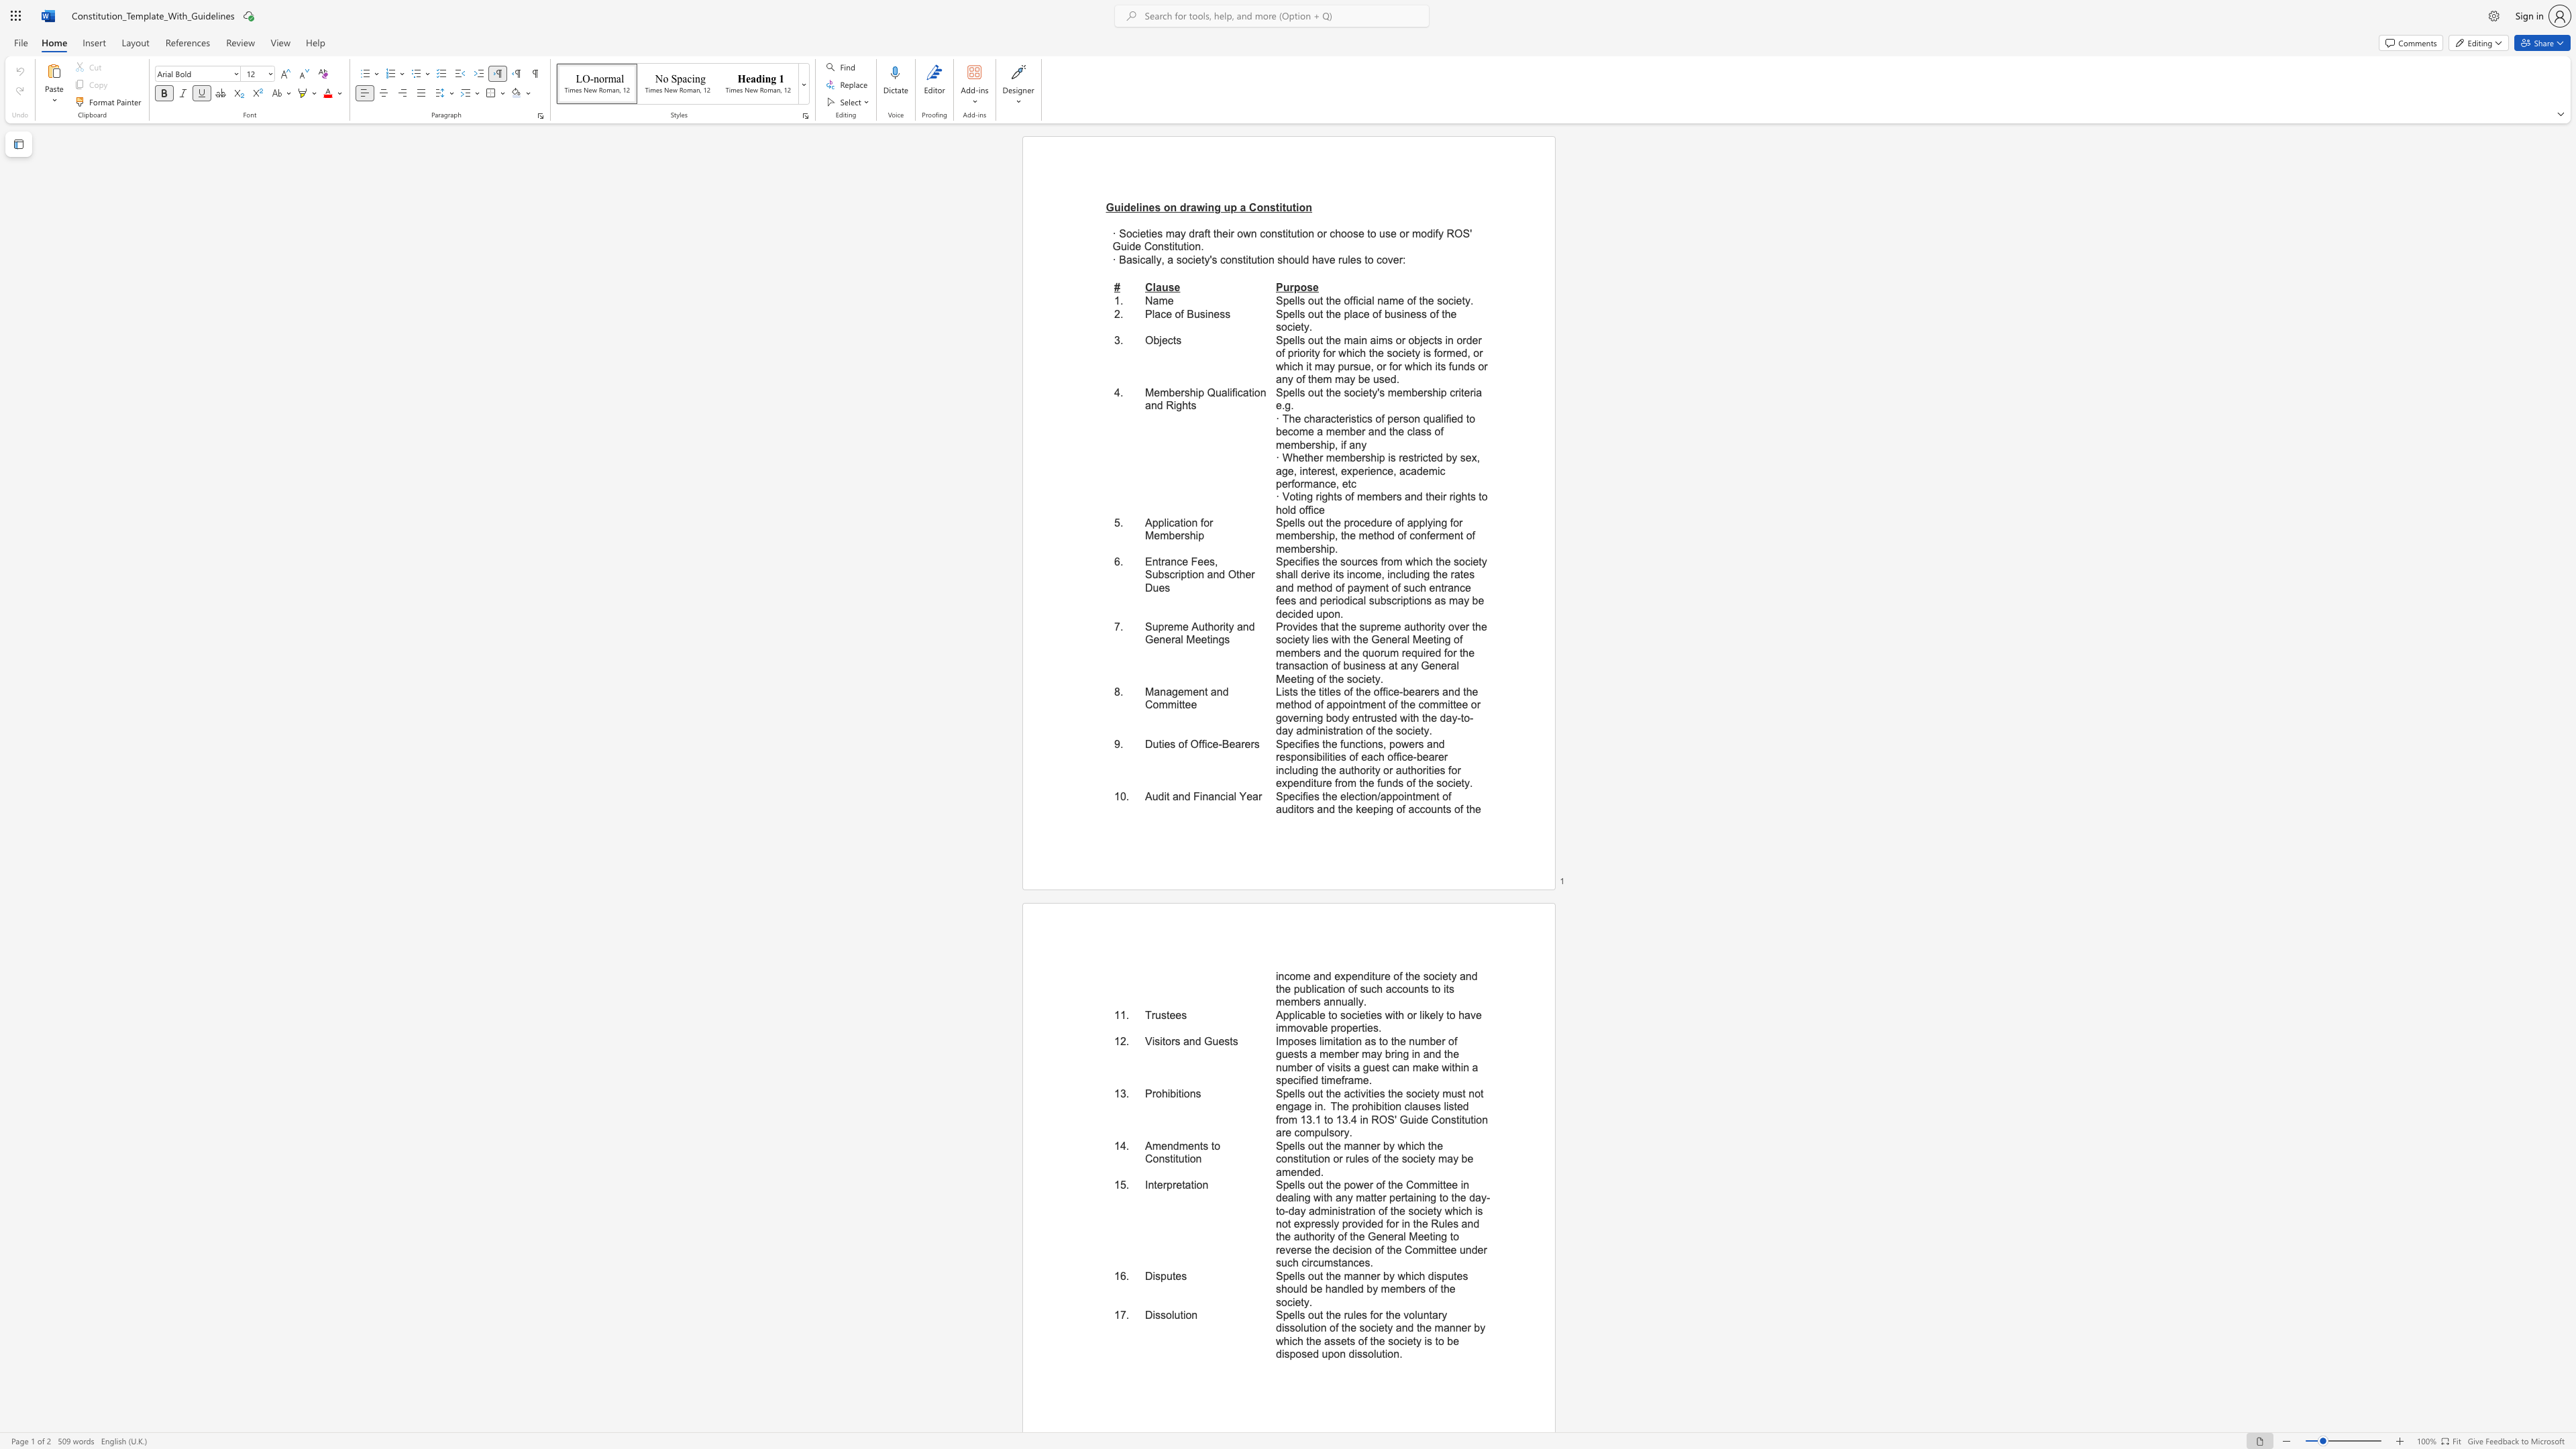 The width and height of the screenshot is (2576, 1449). Describe the element at coordinates (1292, 718) in the screenshot. I see `the subset text "erning body entrusted with the day-to-day administrat" within the text "Lists the titles of the office-bearers and the method of appointment of the committee or governing body entrusted with the day-to-day administration of the society."` at that location.